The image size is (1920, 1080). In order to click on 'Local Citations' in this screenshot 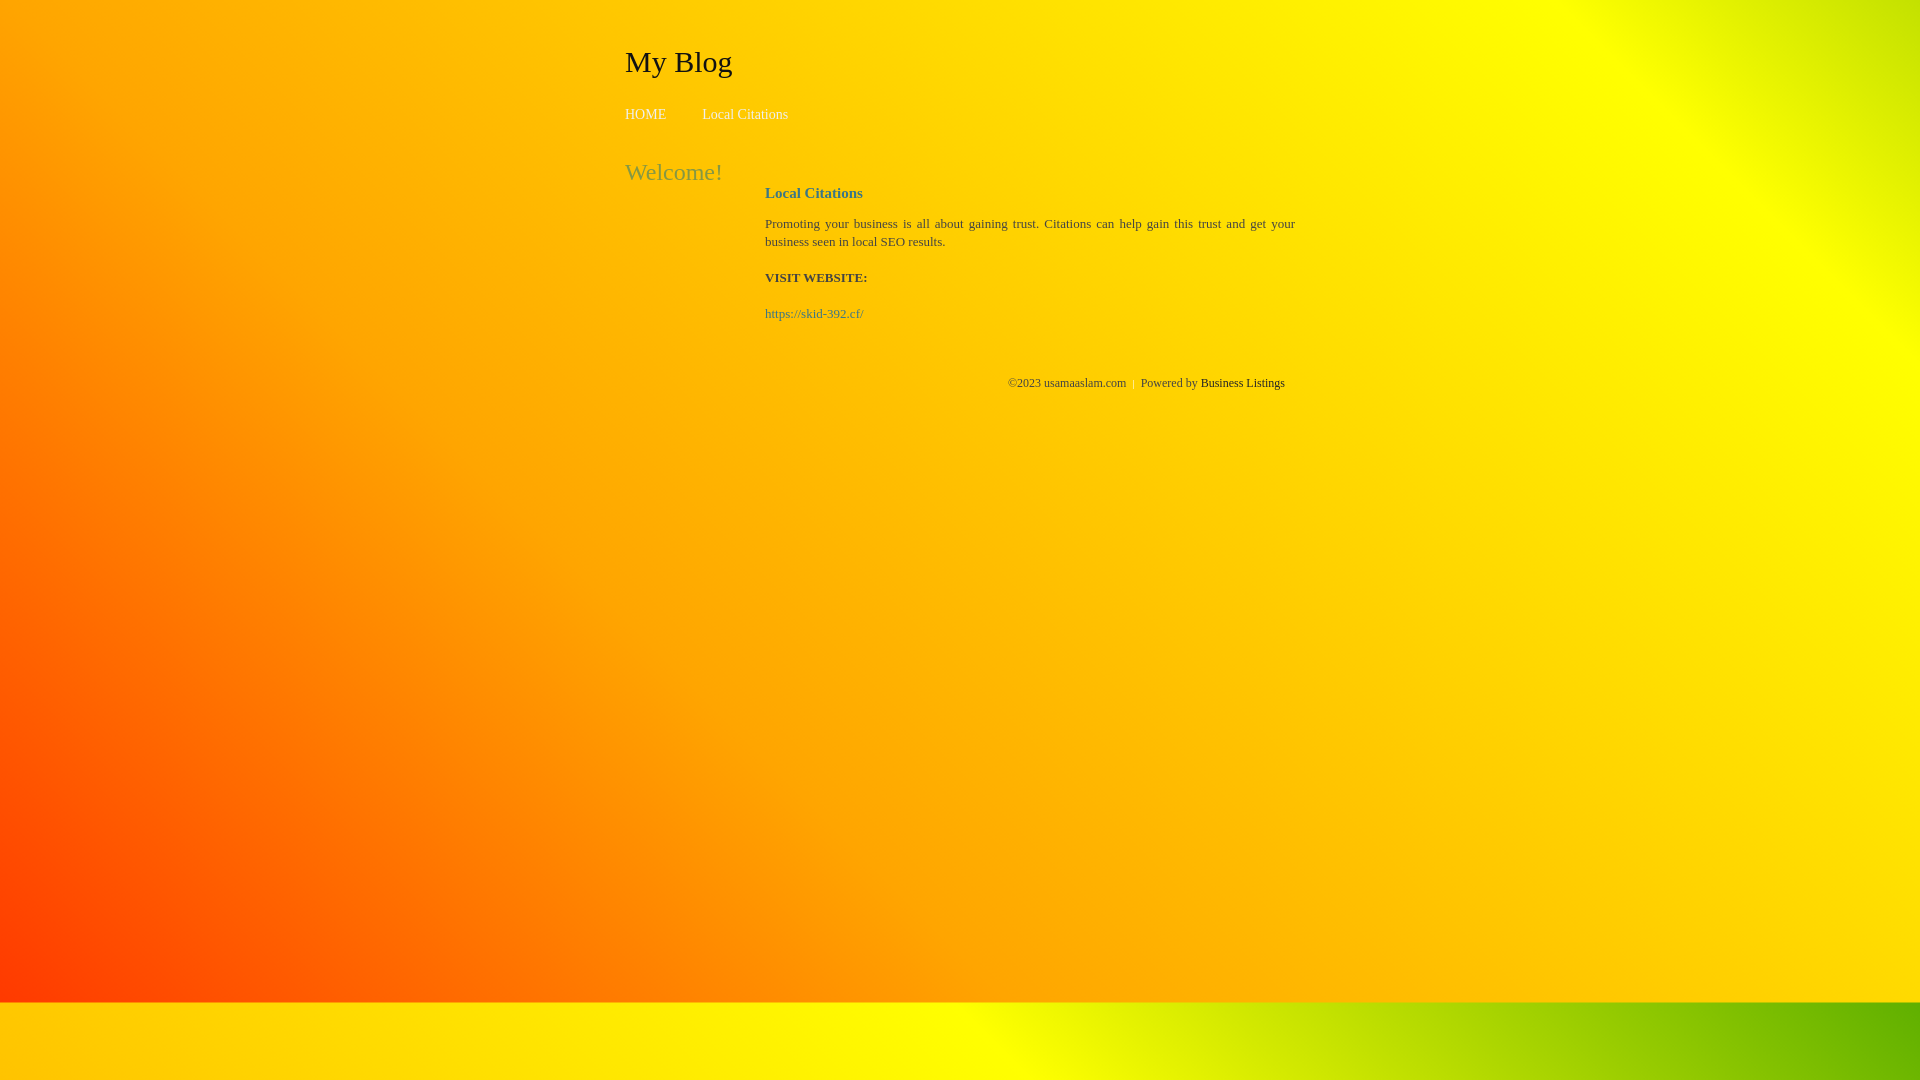, I will do `click(743, 114)`.